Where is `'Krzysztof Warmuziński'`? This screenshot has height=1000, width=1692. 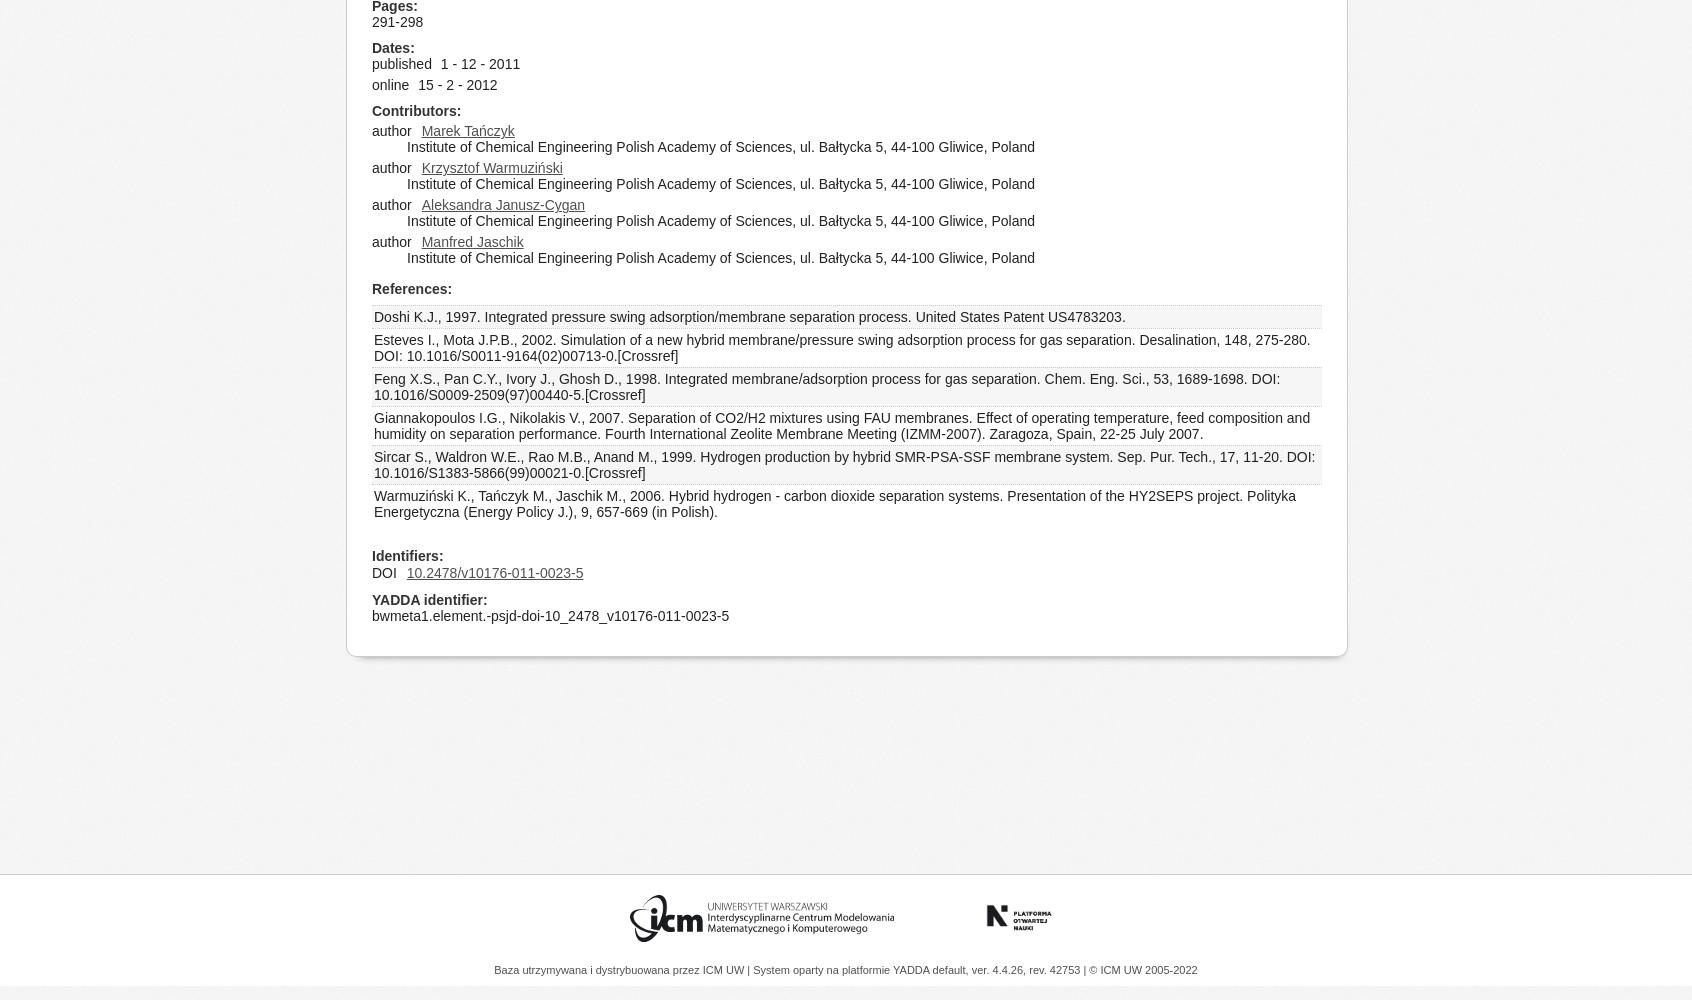 'Krzysztof Warmuziński' is located at coordinates (490, 168).